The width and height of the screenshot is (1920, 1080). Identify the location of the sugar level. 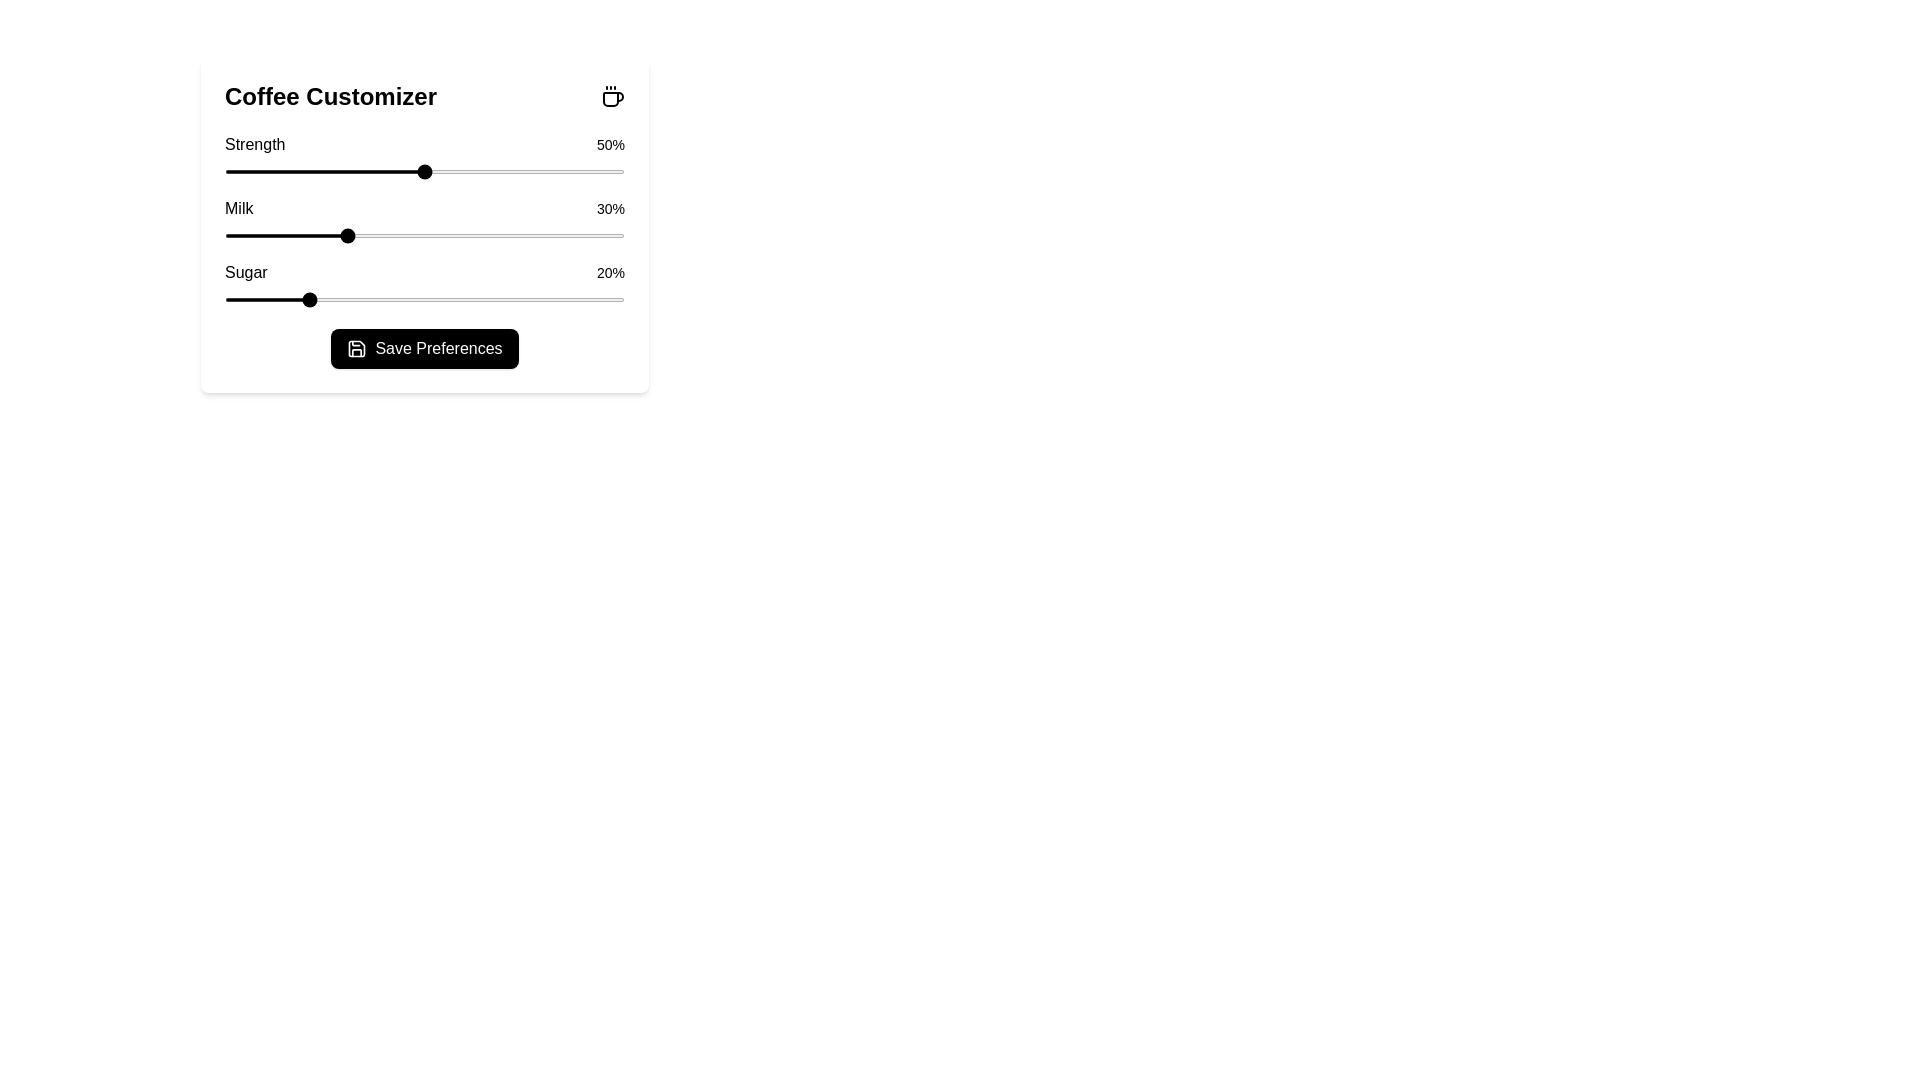
(448, 300).